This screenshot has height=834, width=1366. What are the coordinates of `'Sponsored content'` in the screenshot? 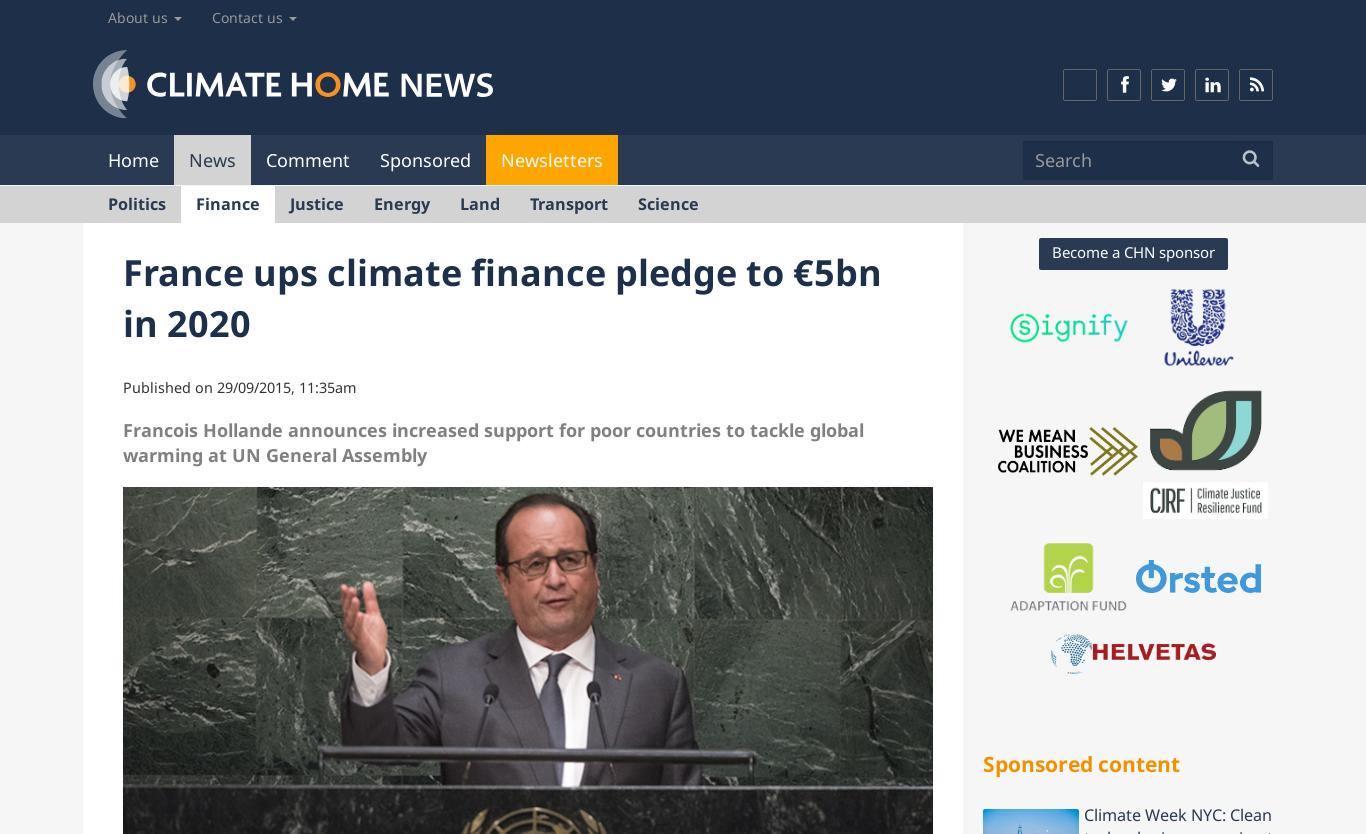 It's located at (1080, 762).